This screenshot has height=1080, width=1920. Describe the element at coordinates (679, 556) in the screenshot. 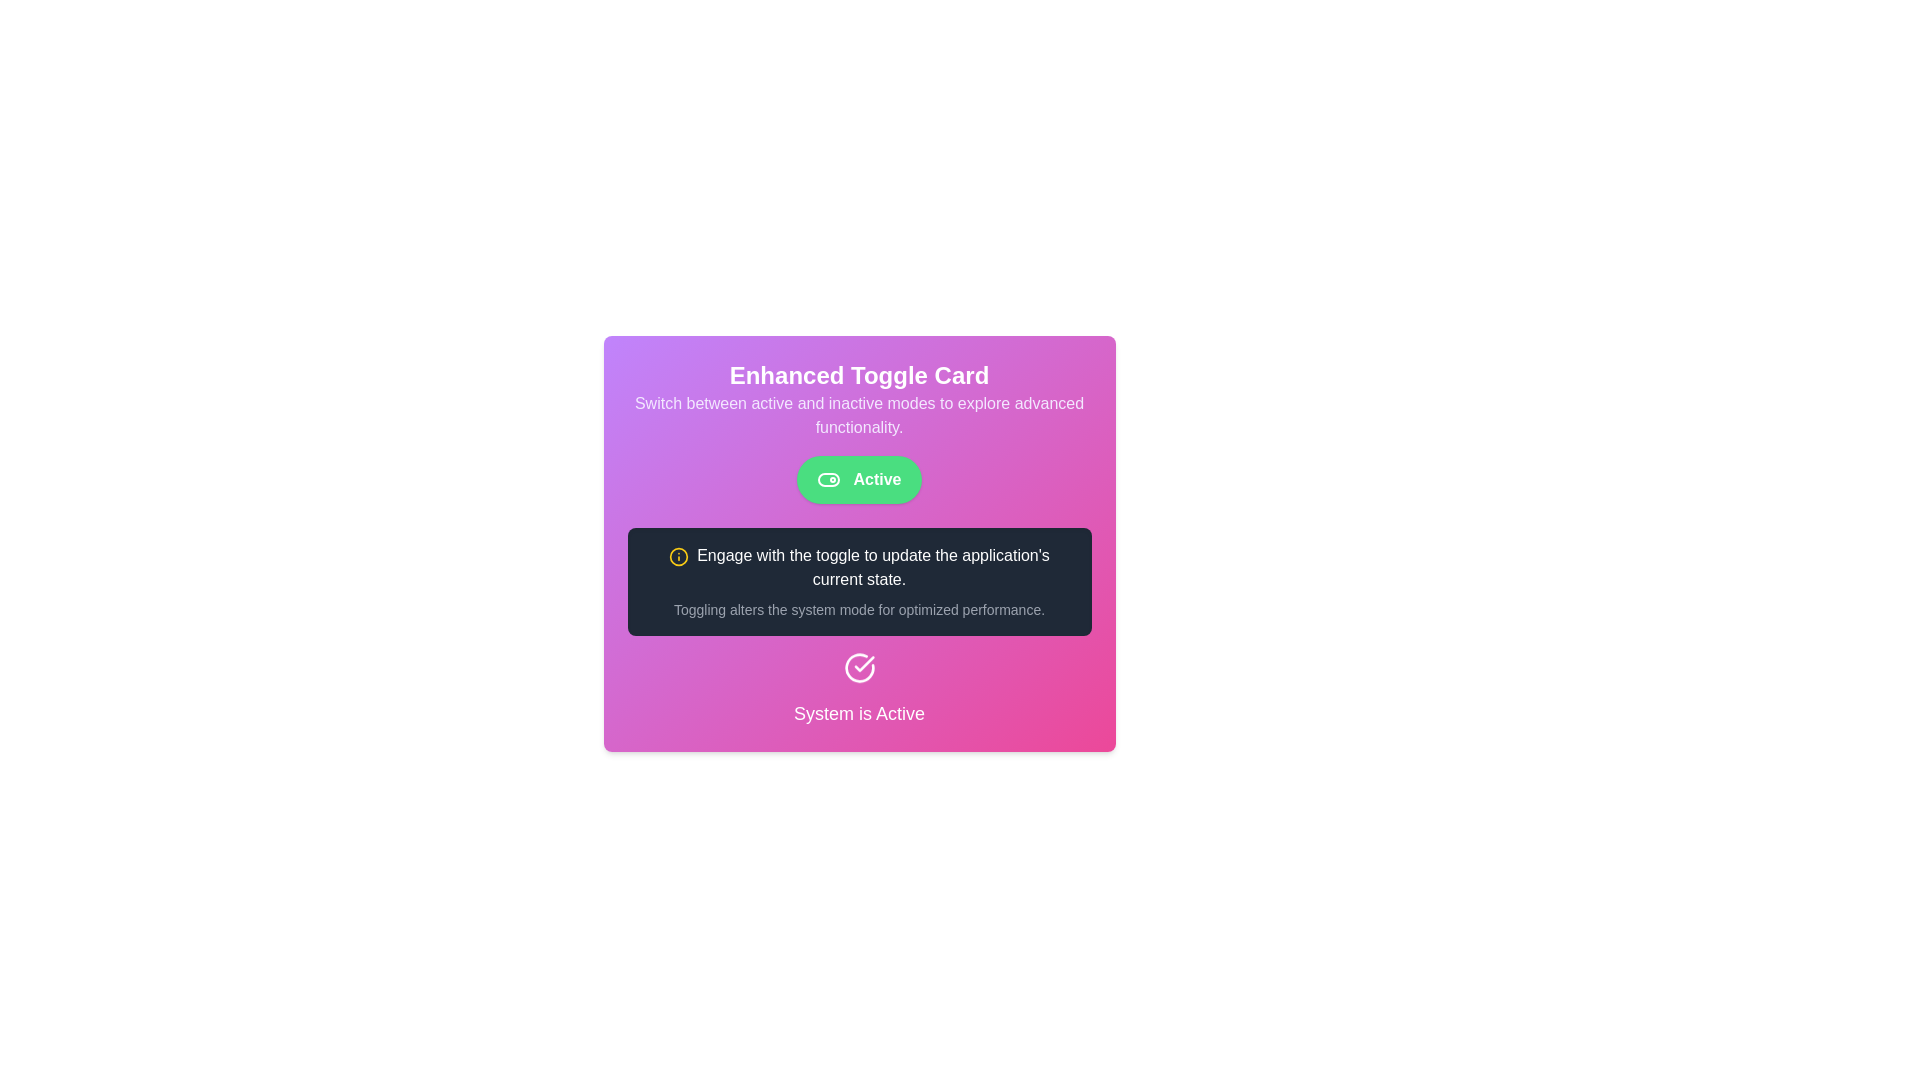

I see `the circular icon with a yellow border and central dot, styled as an info symbol, which is positioned to the left of the text 'Engage with the toggle to update the application's current state.'` at that location.